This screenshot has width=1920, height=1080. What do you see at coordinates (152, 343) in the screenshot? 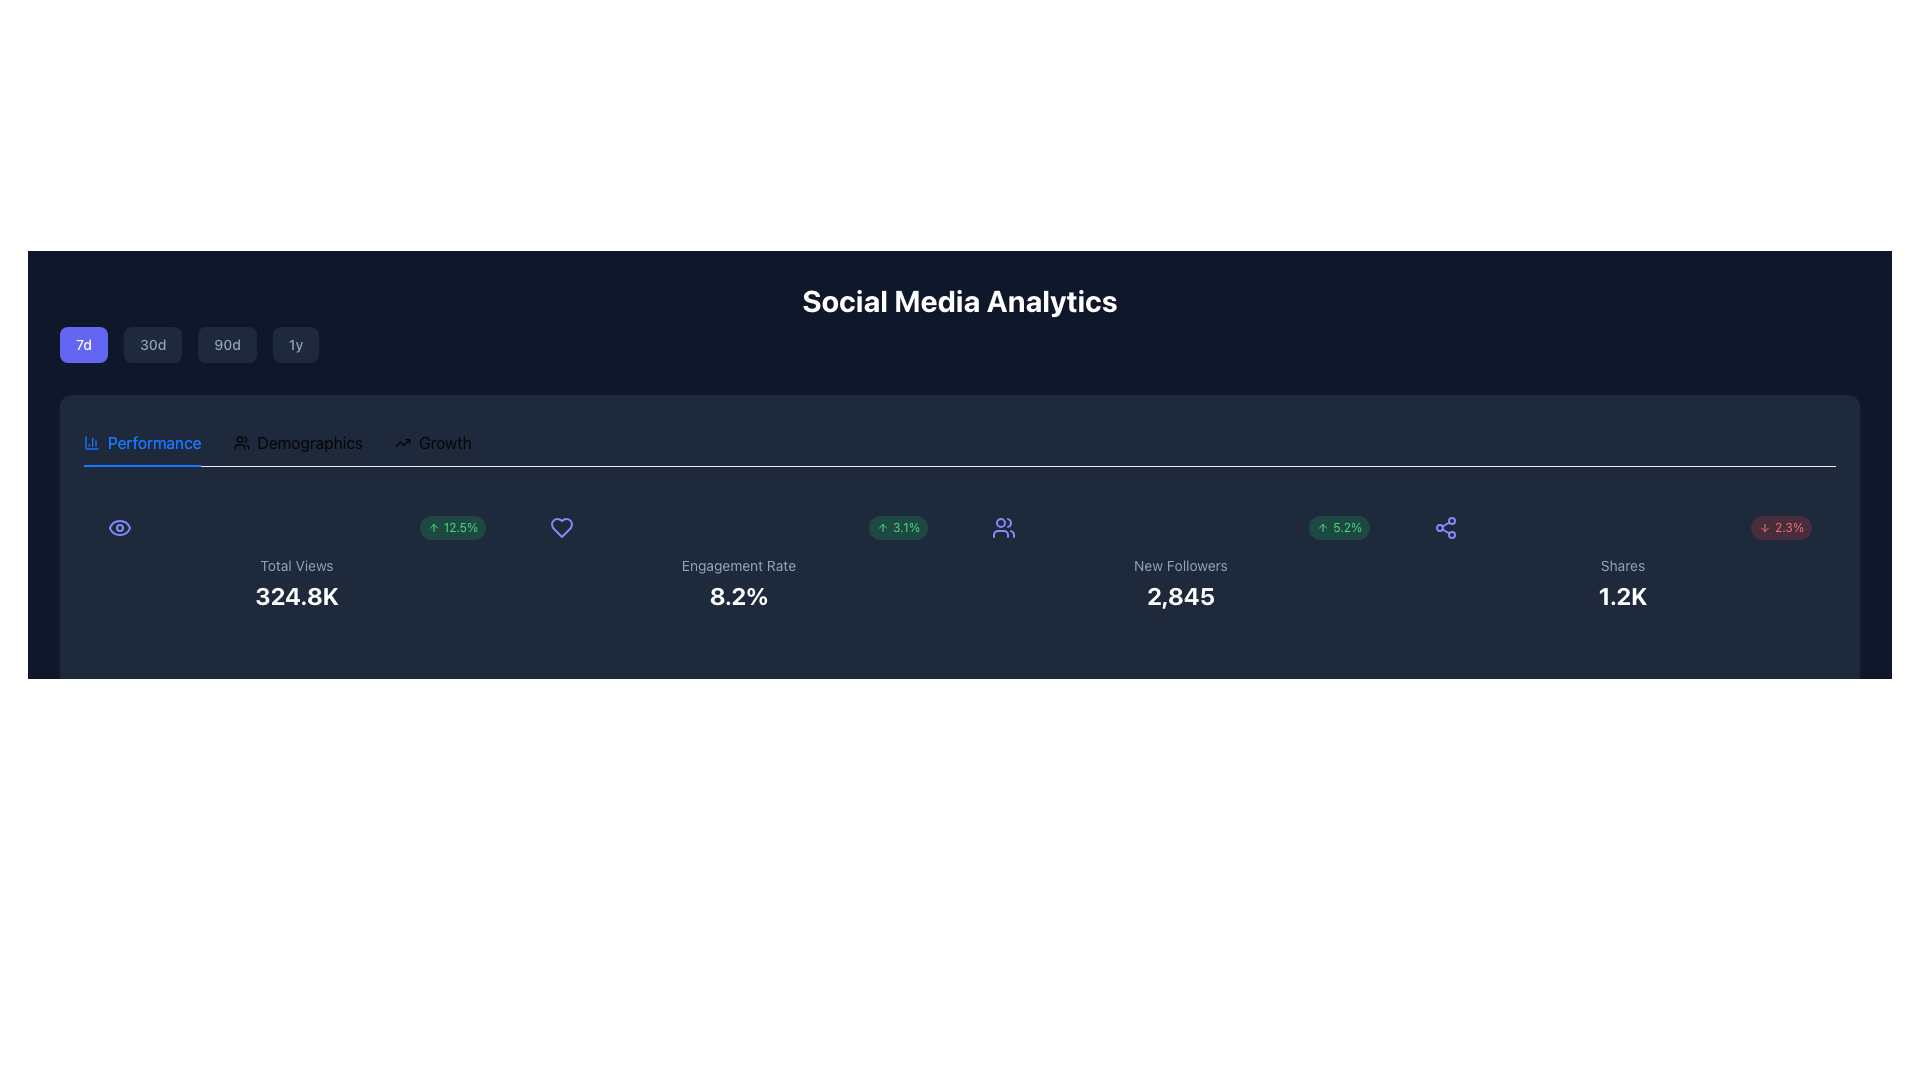
I see `the button labeled '30d' with a dark background and rounded corners` at bounding box center [152, 343].